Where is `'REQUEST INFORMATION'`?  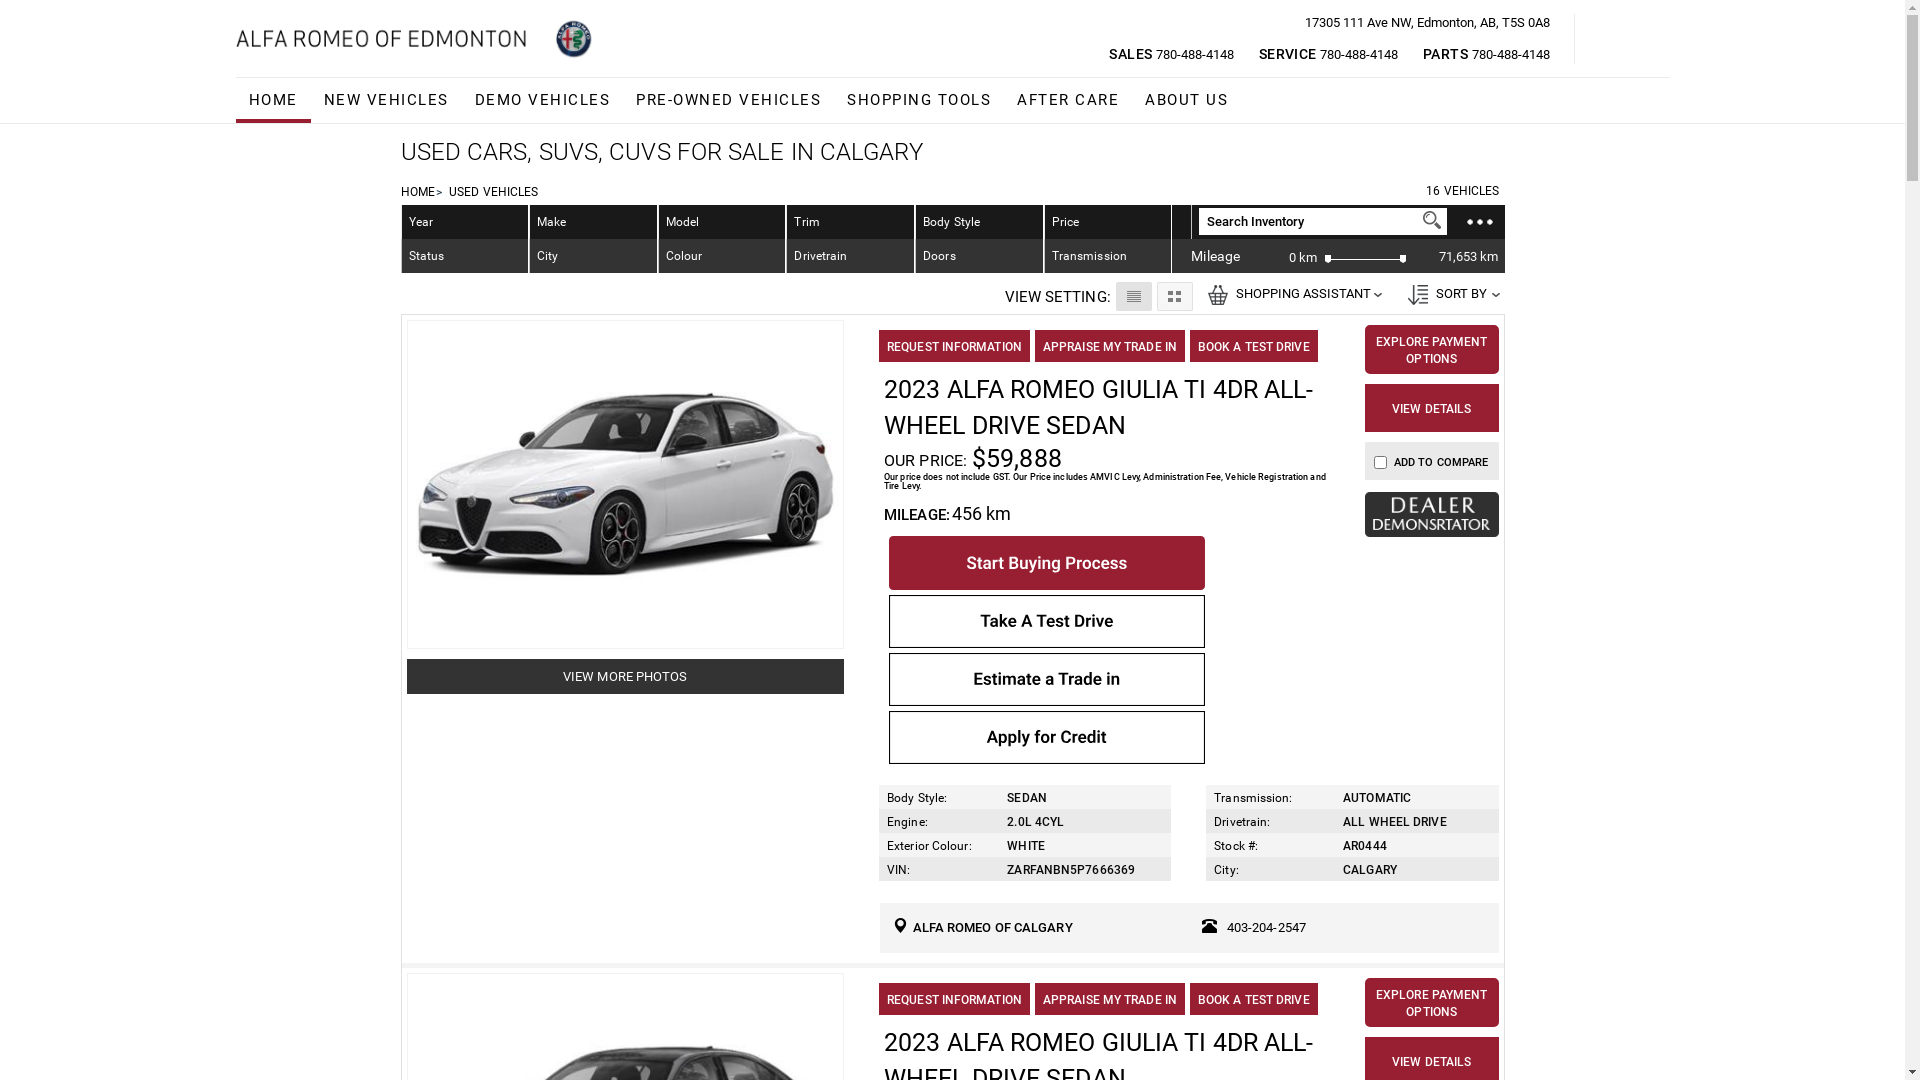 'REQUEST INFORMATION' is located at coordinates (953, 345).